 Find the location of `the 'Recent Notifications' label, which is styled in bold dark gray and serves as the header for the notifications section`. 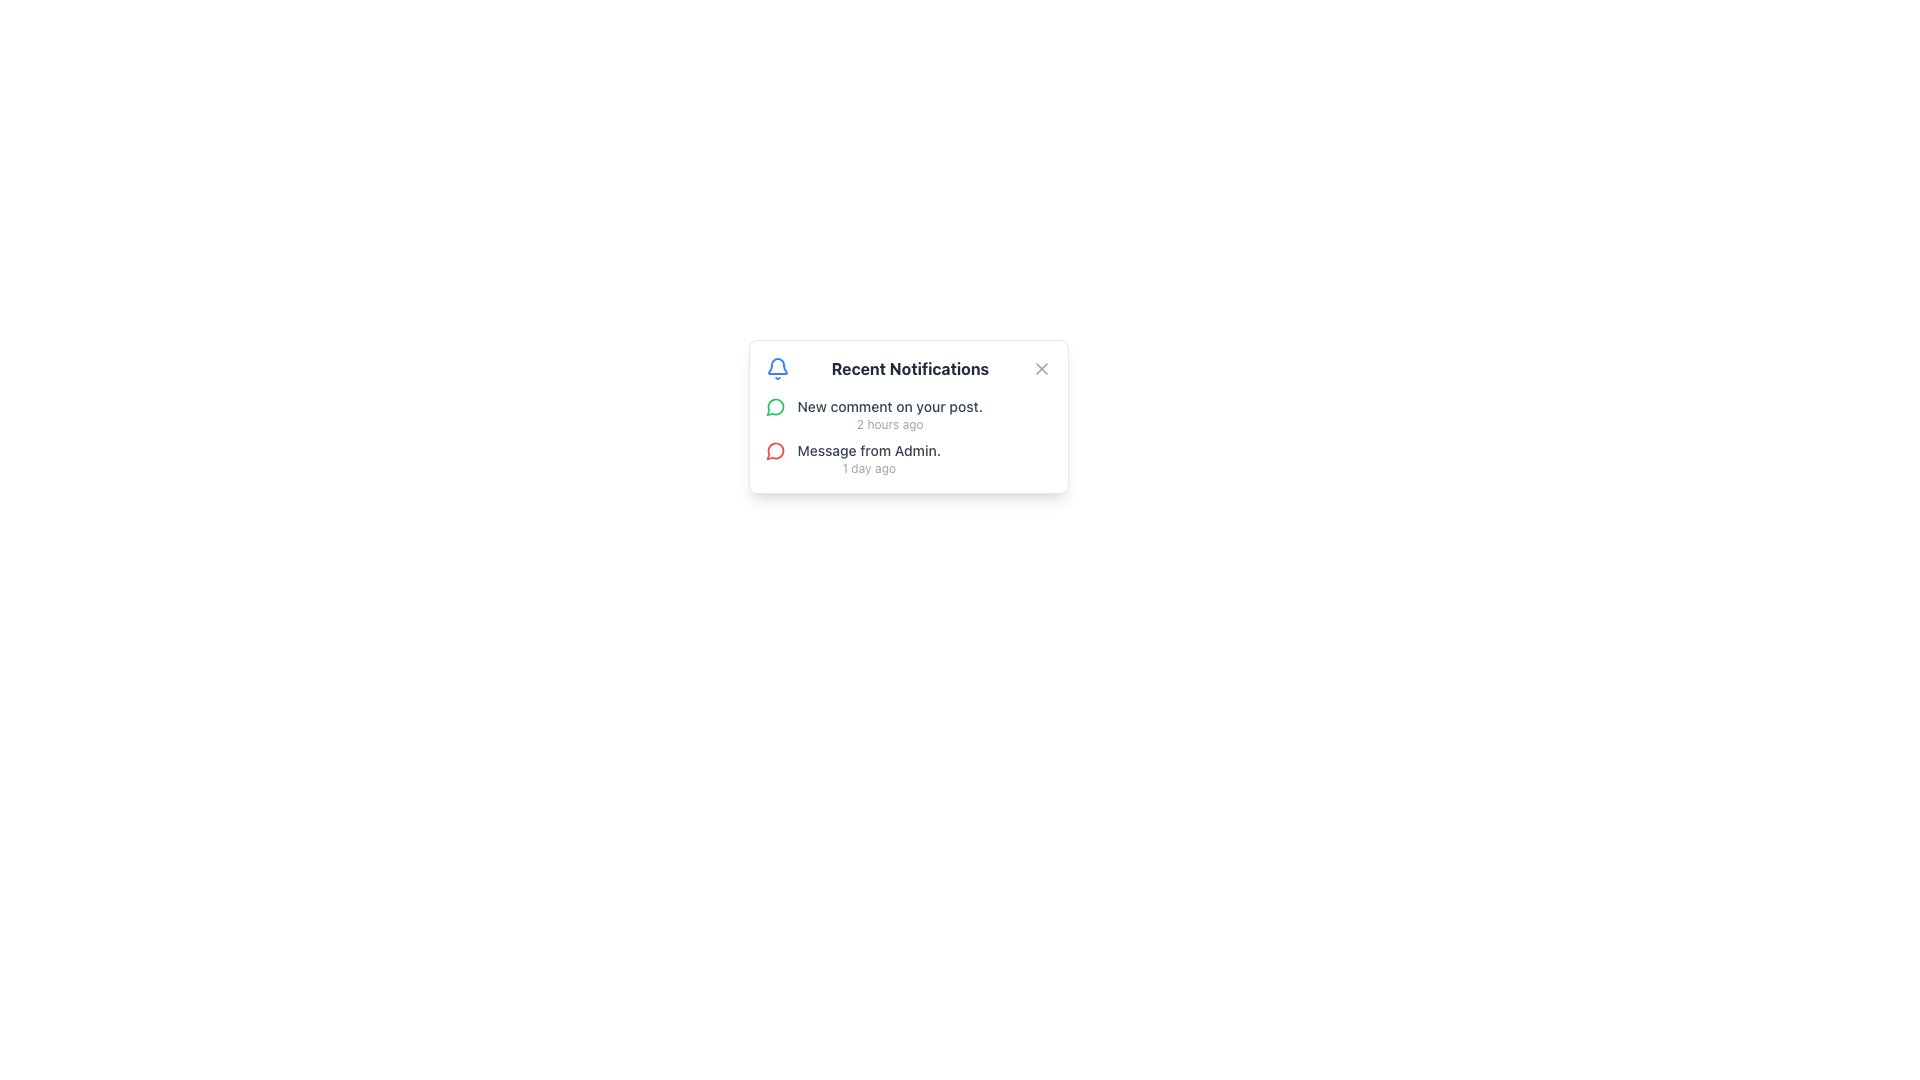

the 'Recent Notifications' label, which is styled in bold dark gray and serves as the header for the notifications section is located at coordinates (909, 369).